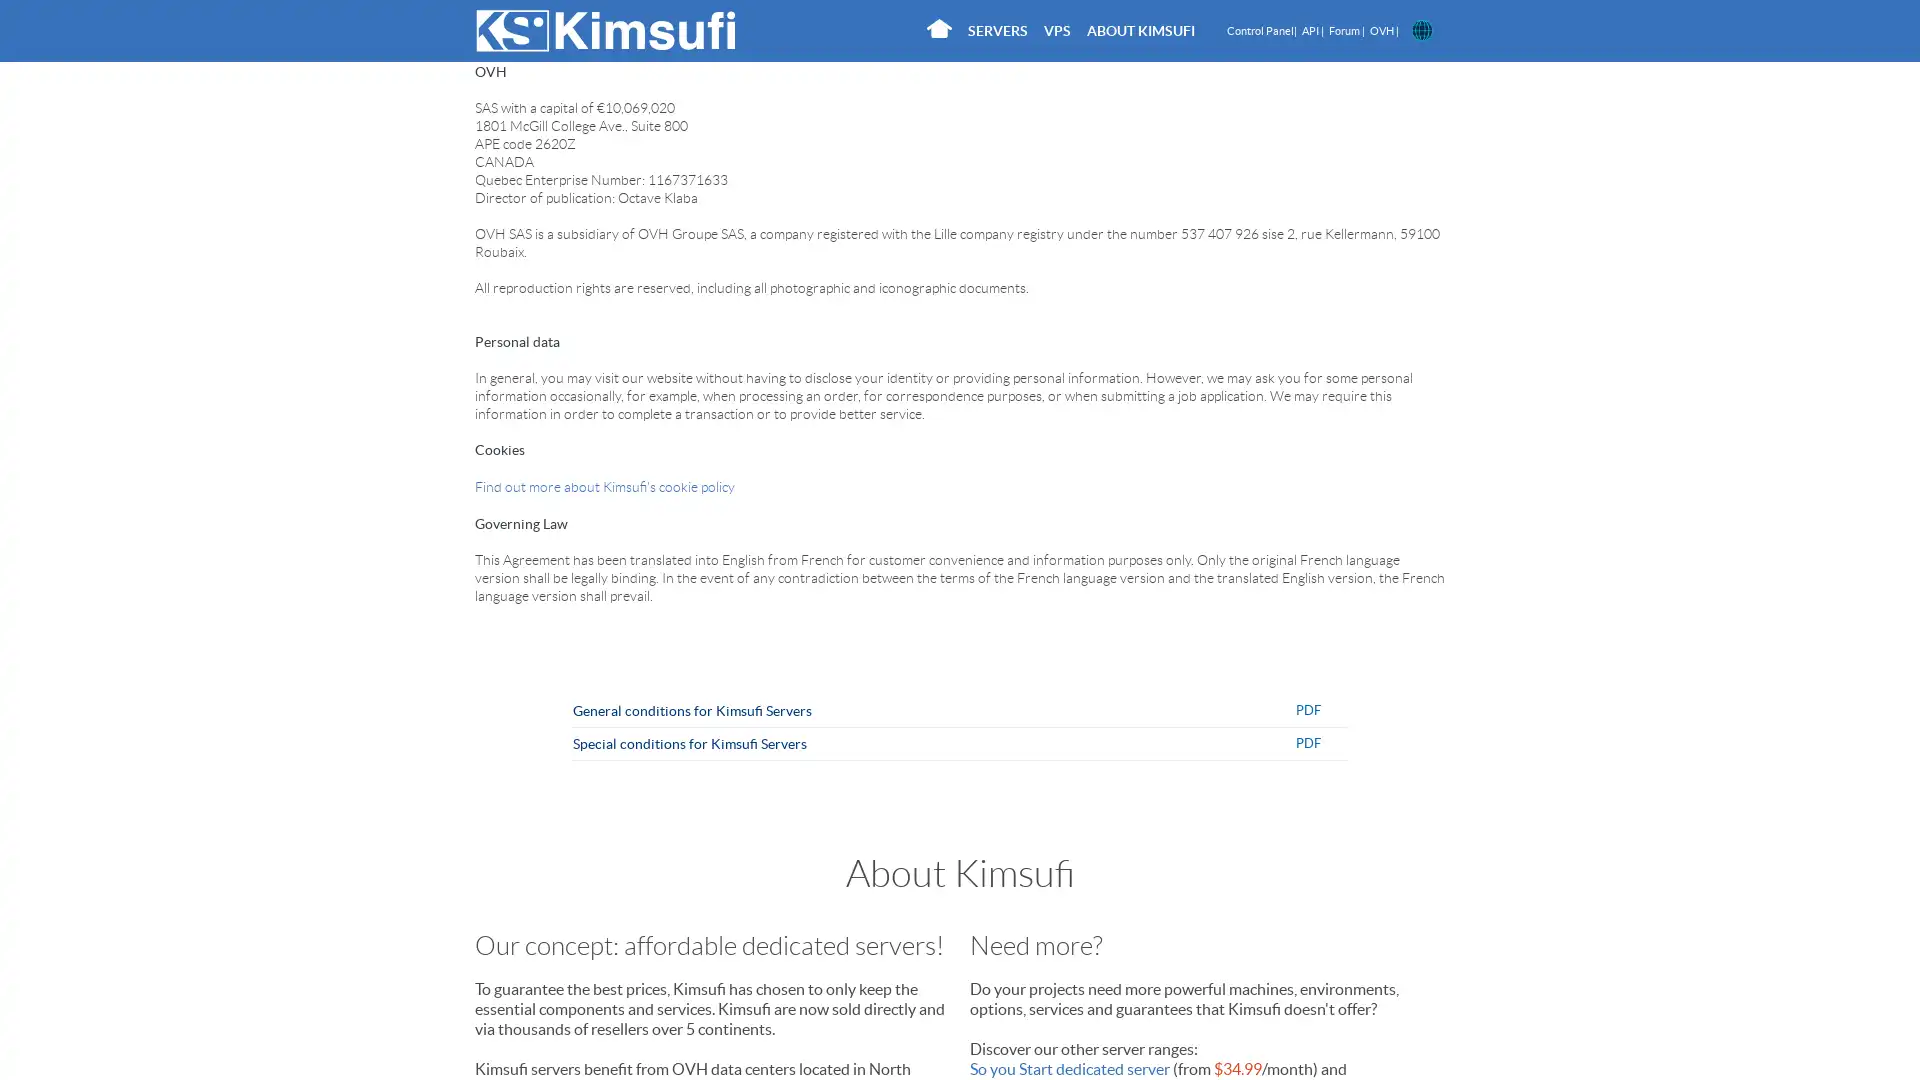 The image size is (1920, 1080). I want to click on Accept, so click(1282, 493).